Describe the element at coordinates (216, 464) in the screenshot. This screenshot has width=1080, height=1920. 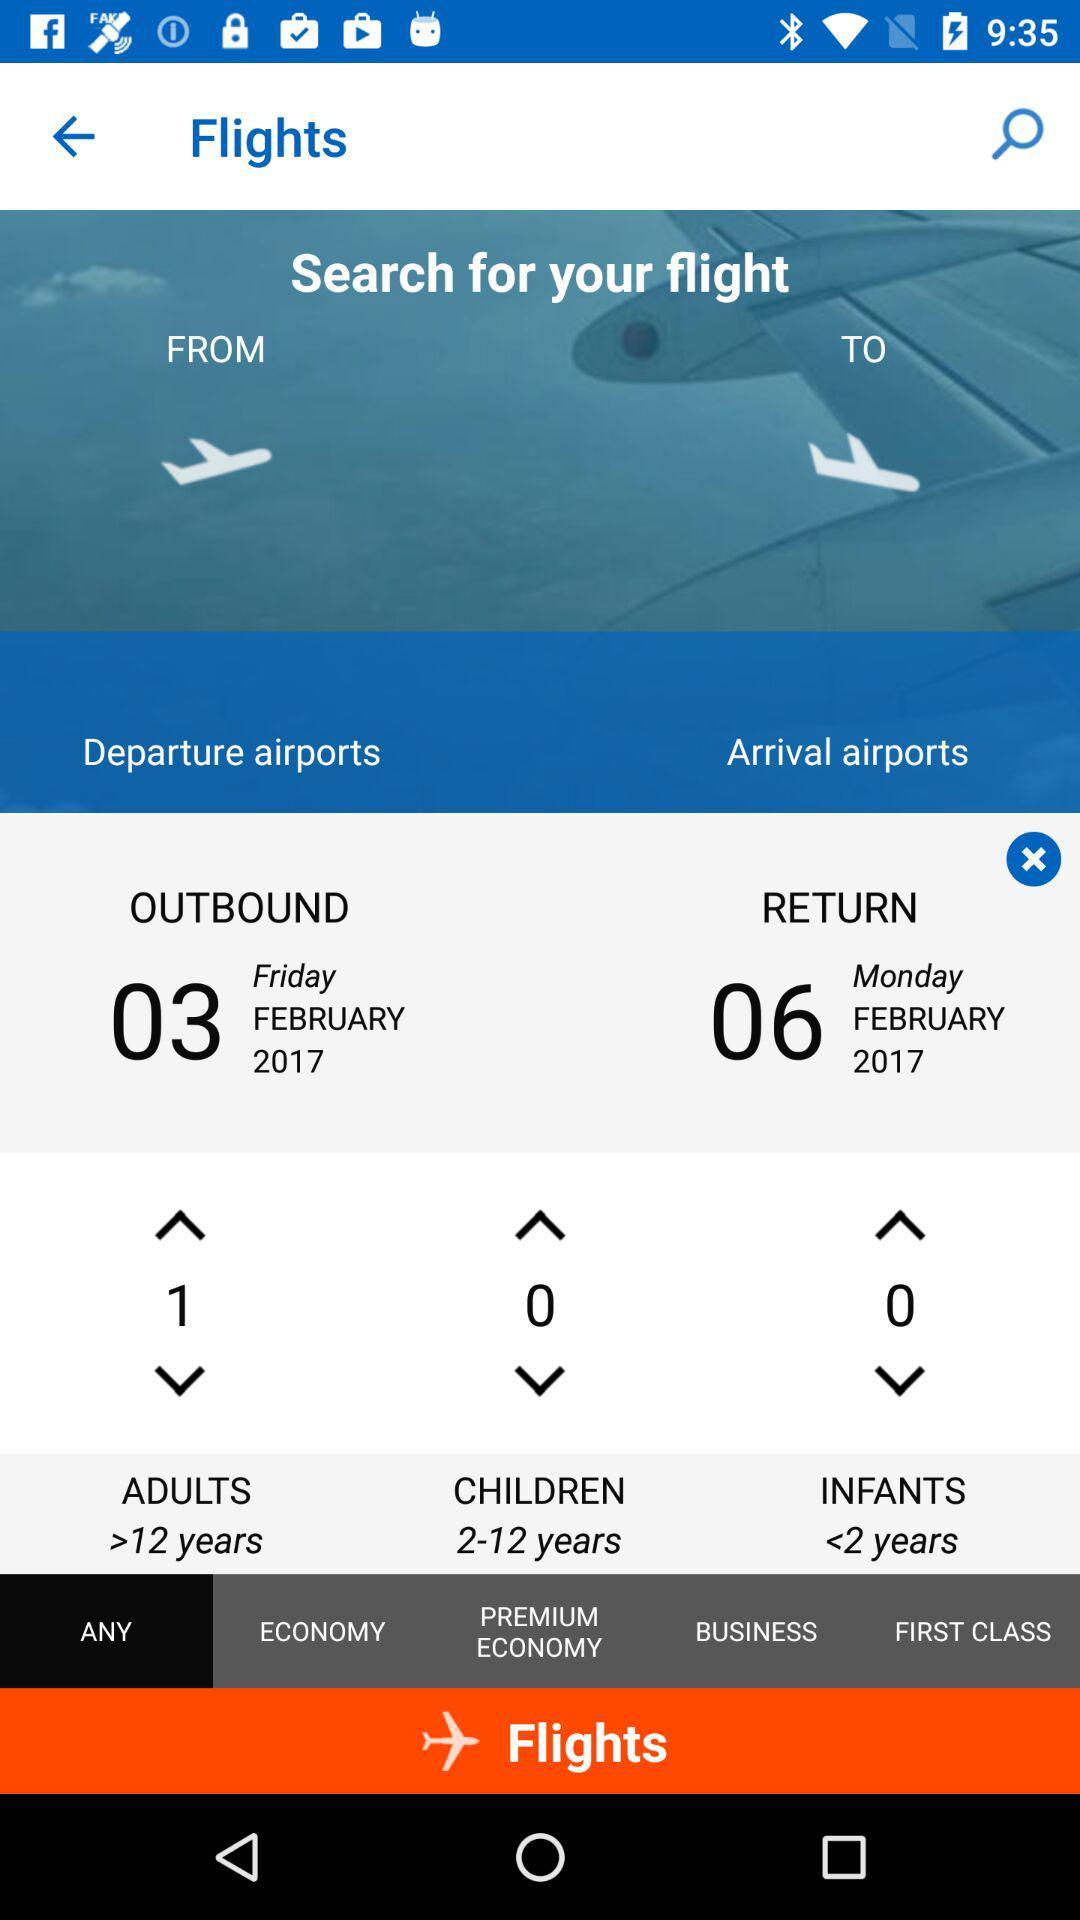
I see `the plane icon shown below from in the image shown at the top` at that location.